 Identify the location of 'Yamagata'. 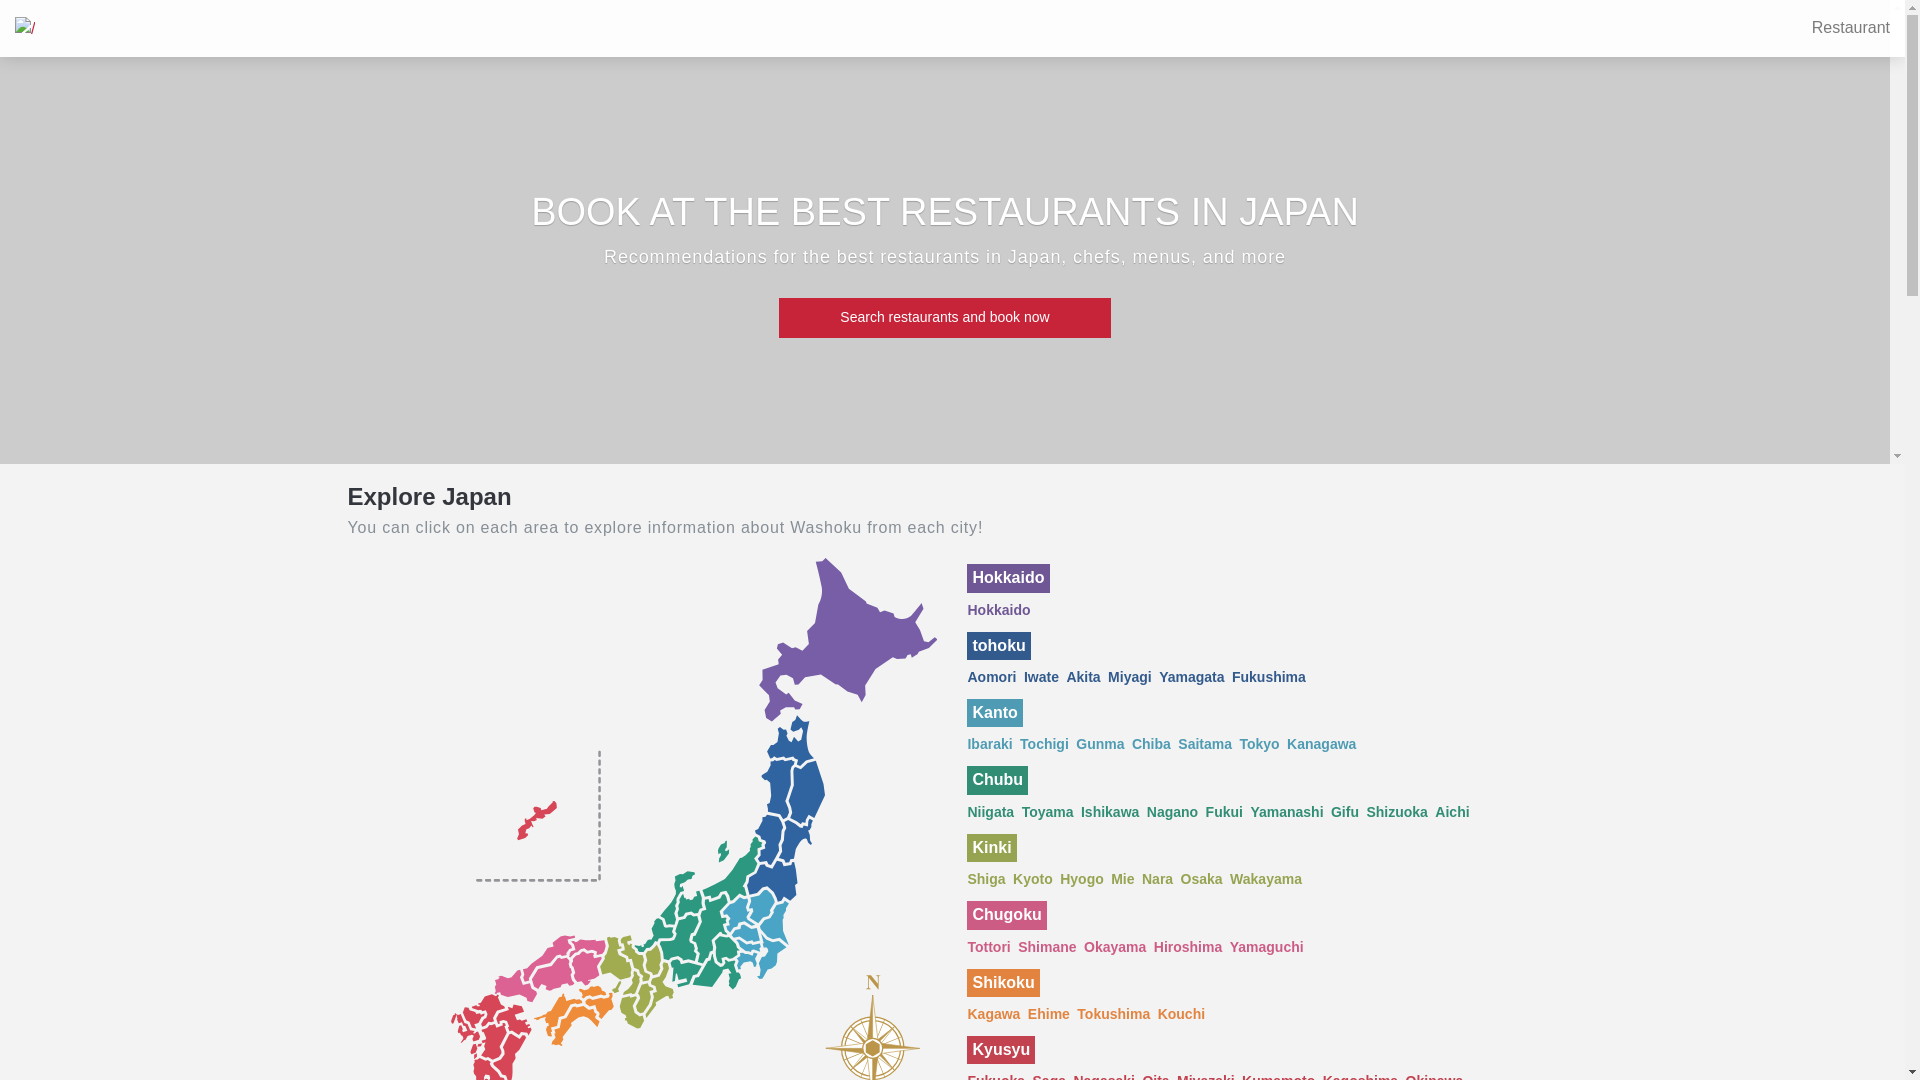
(1191, 676).